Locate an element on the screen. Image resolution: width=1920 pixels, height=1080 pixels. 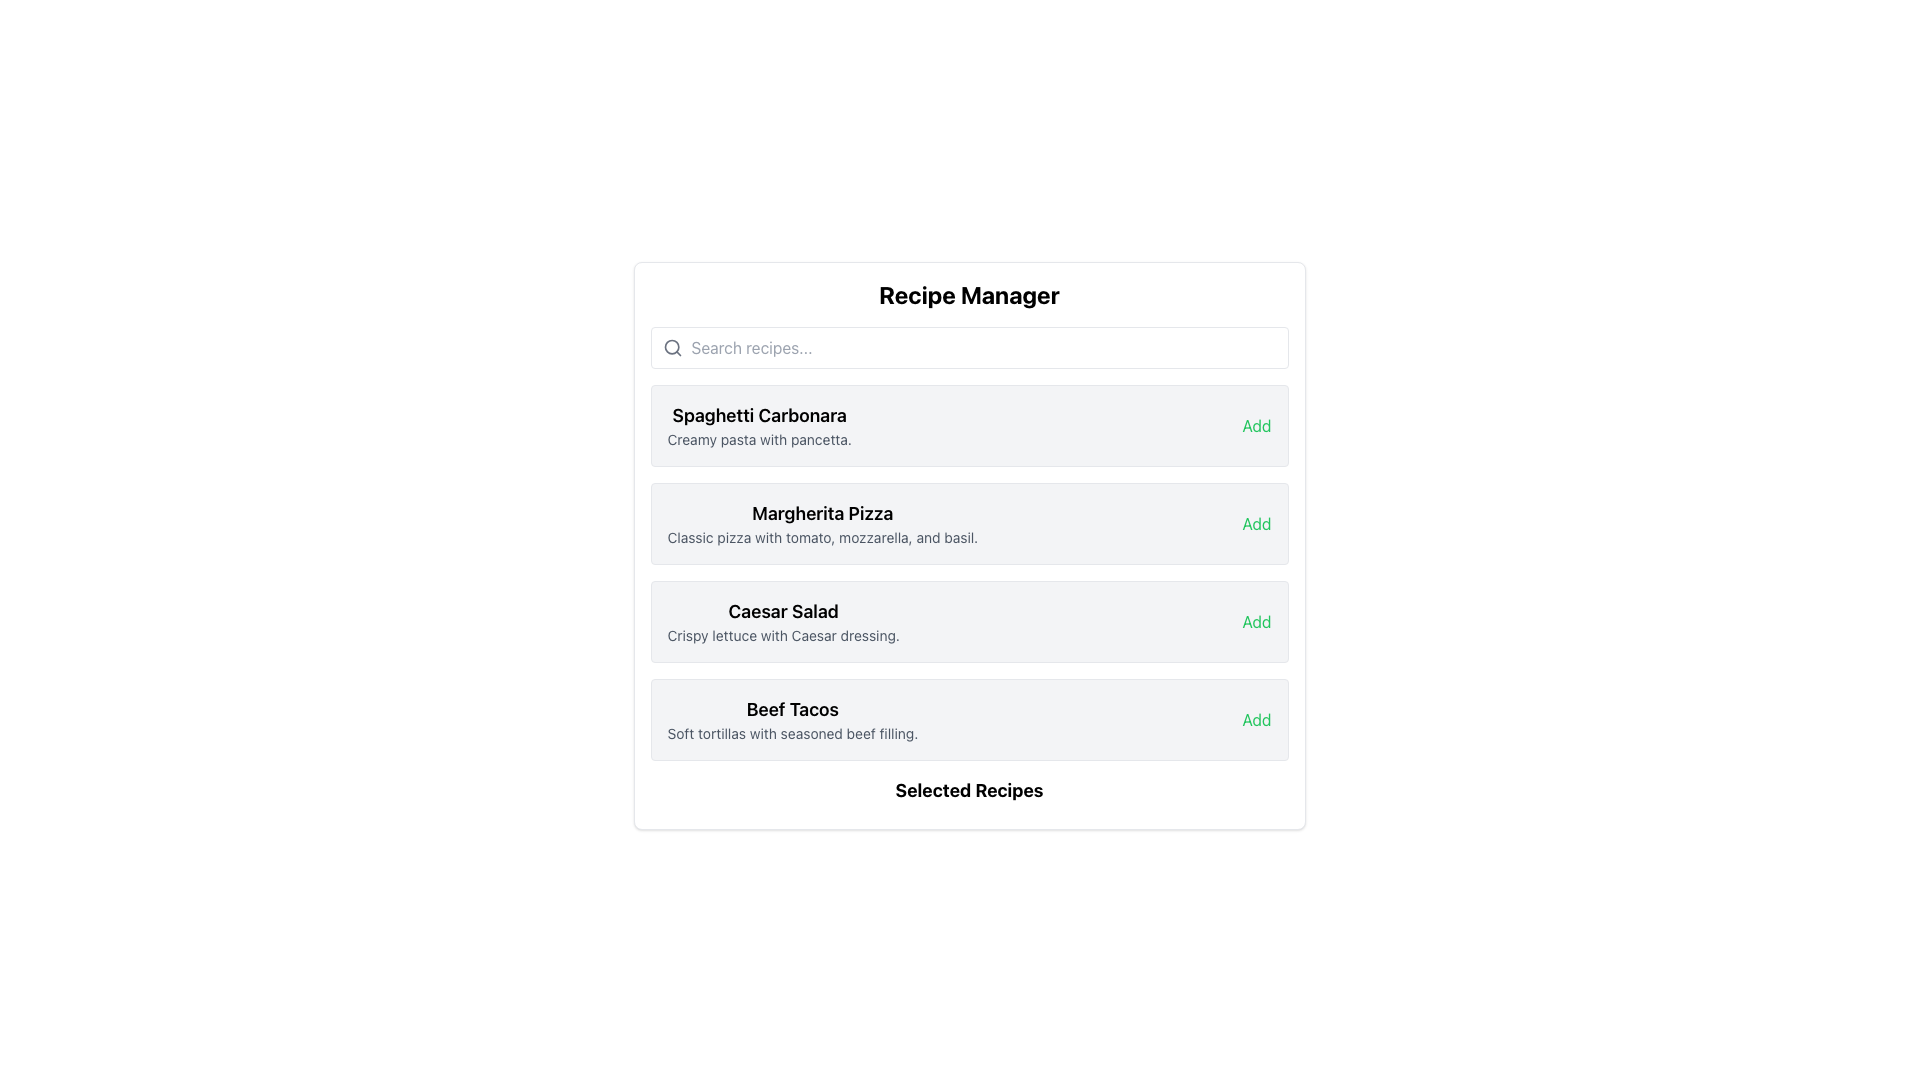
the search icon located inside the text input field beneath the 'Recipe Manager' heading, positioned to the far left of the input field is located at coordinates (672, 346).